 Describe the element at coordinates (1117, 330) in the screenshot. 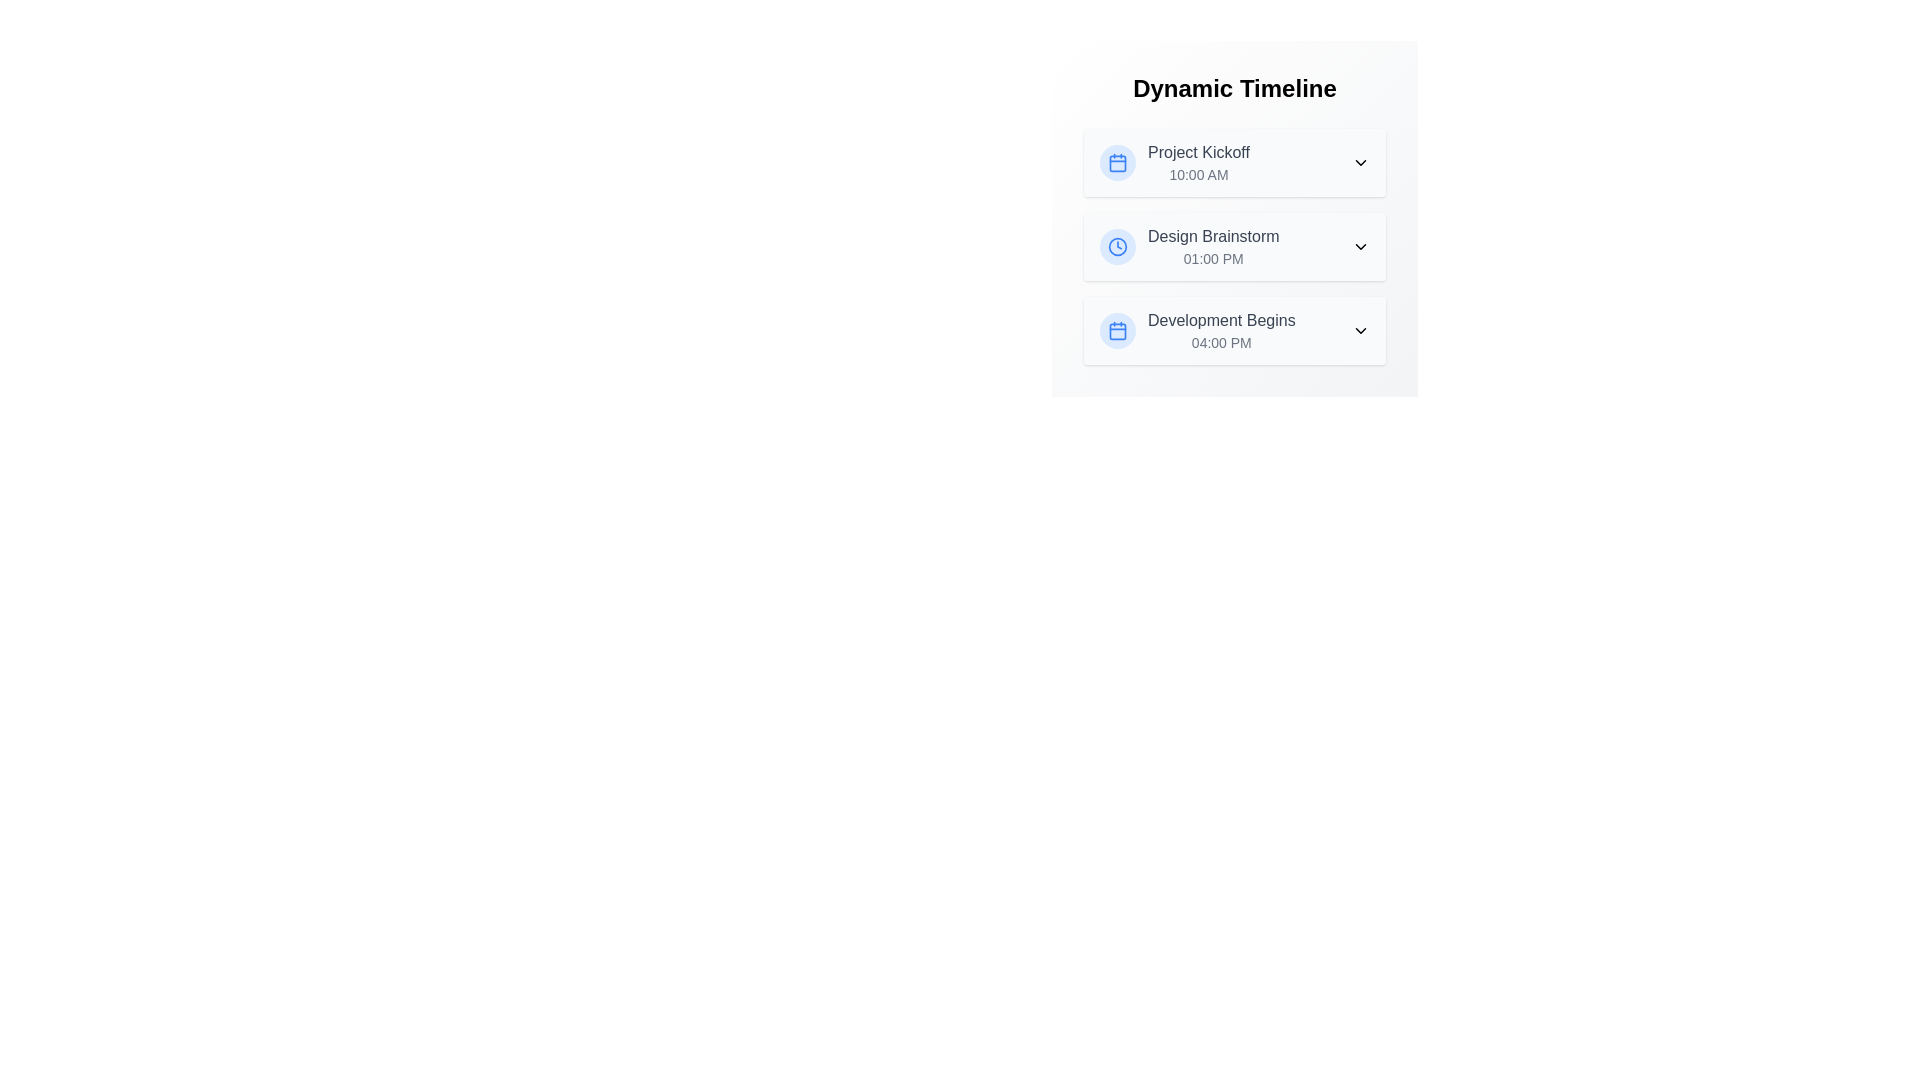

I see `the event association` at that location.